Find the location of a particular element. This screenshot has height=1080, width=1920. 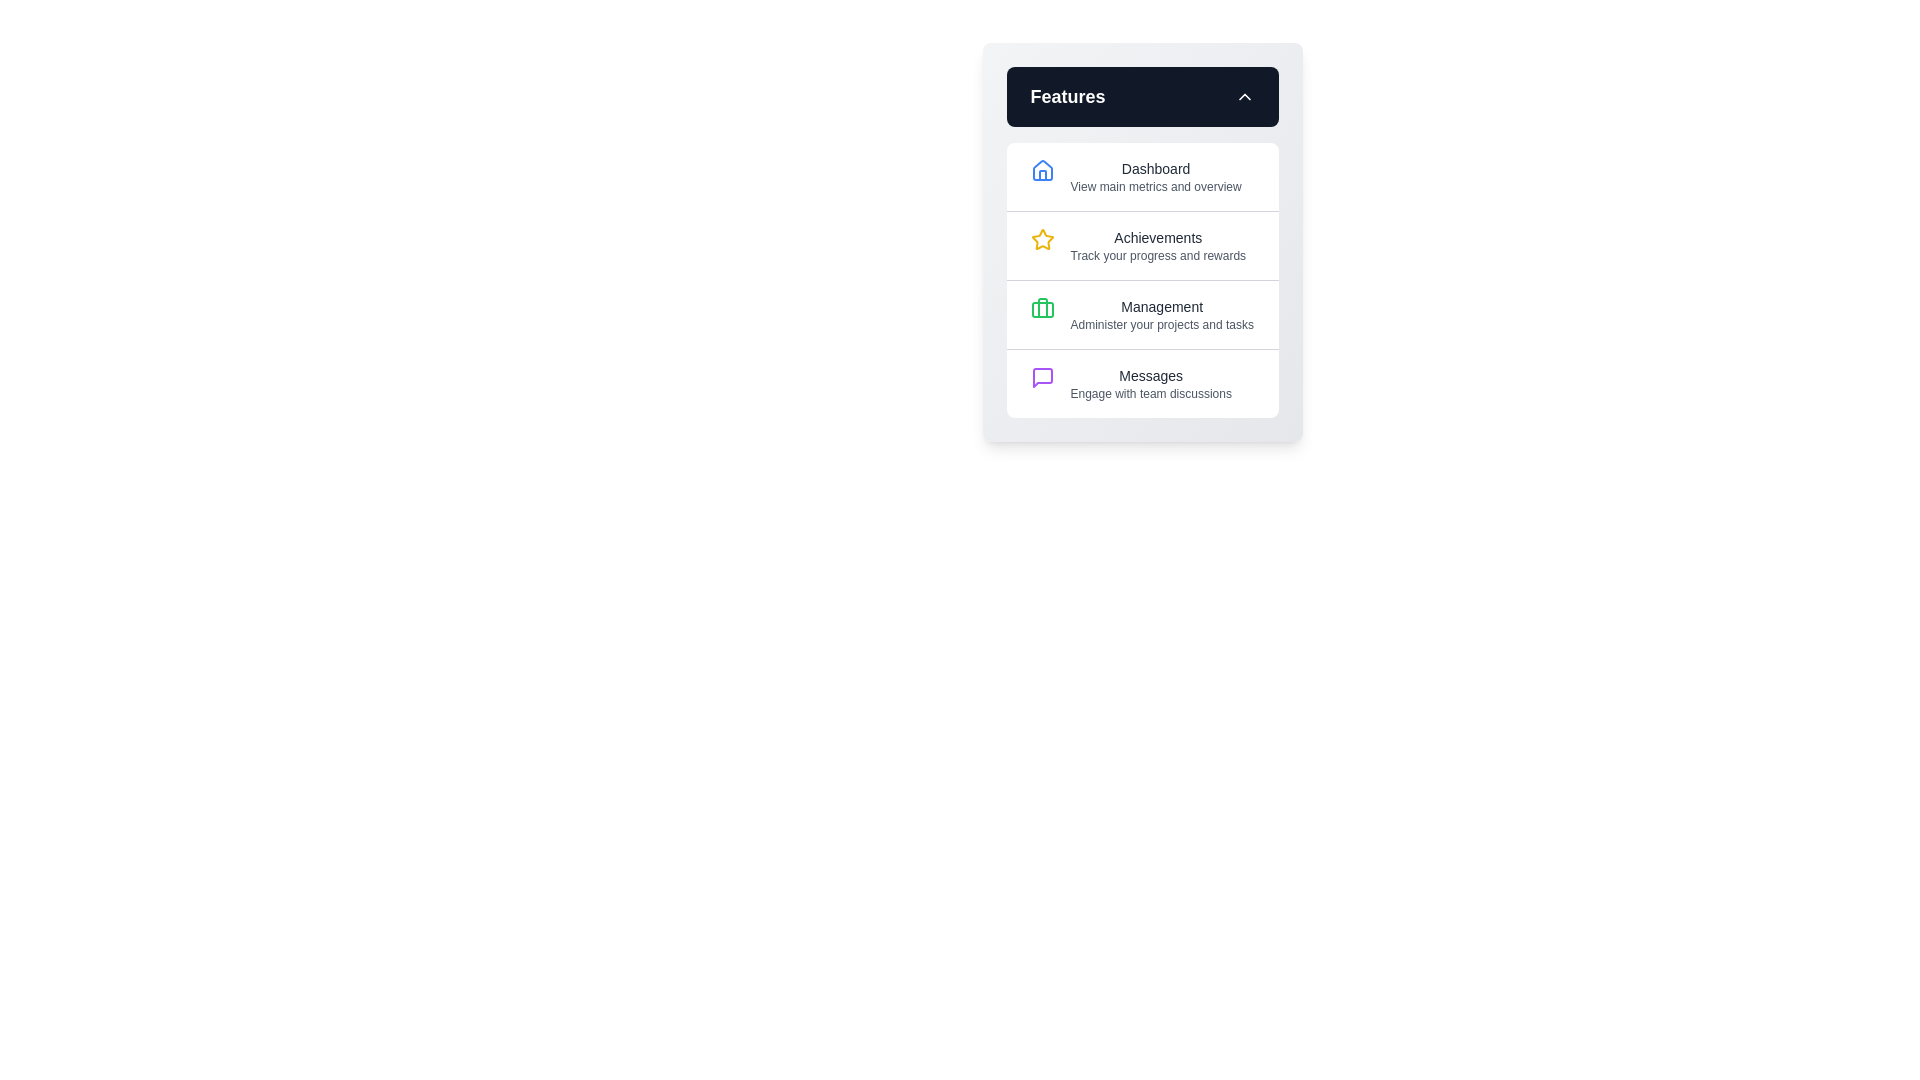

the 'Messages' icon, which is the third feature icon in a vertical list beneath the 'Management' feature icon is located at coordinates (1041, 378).